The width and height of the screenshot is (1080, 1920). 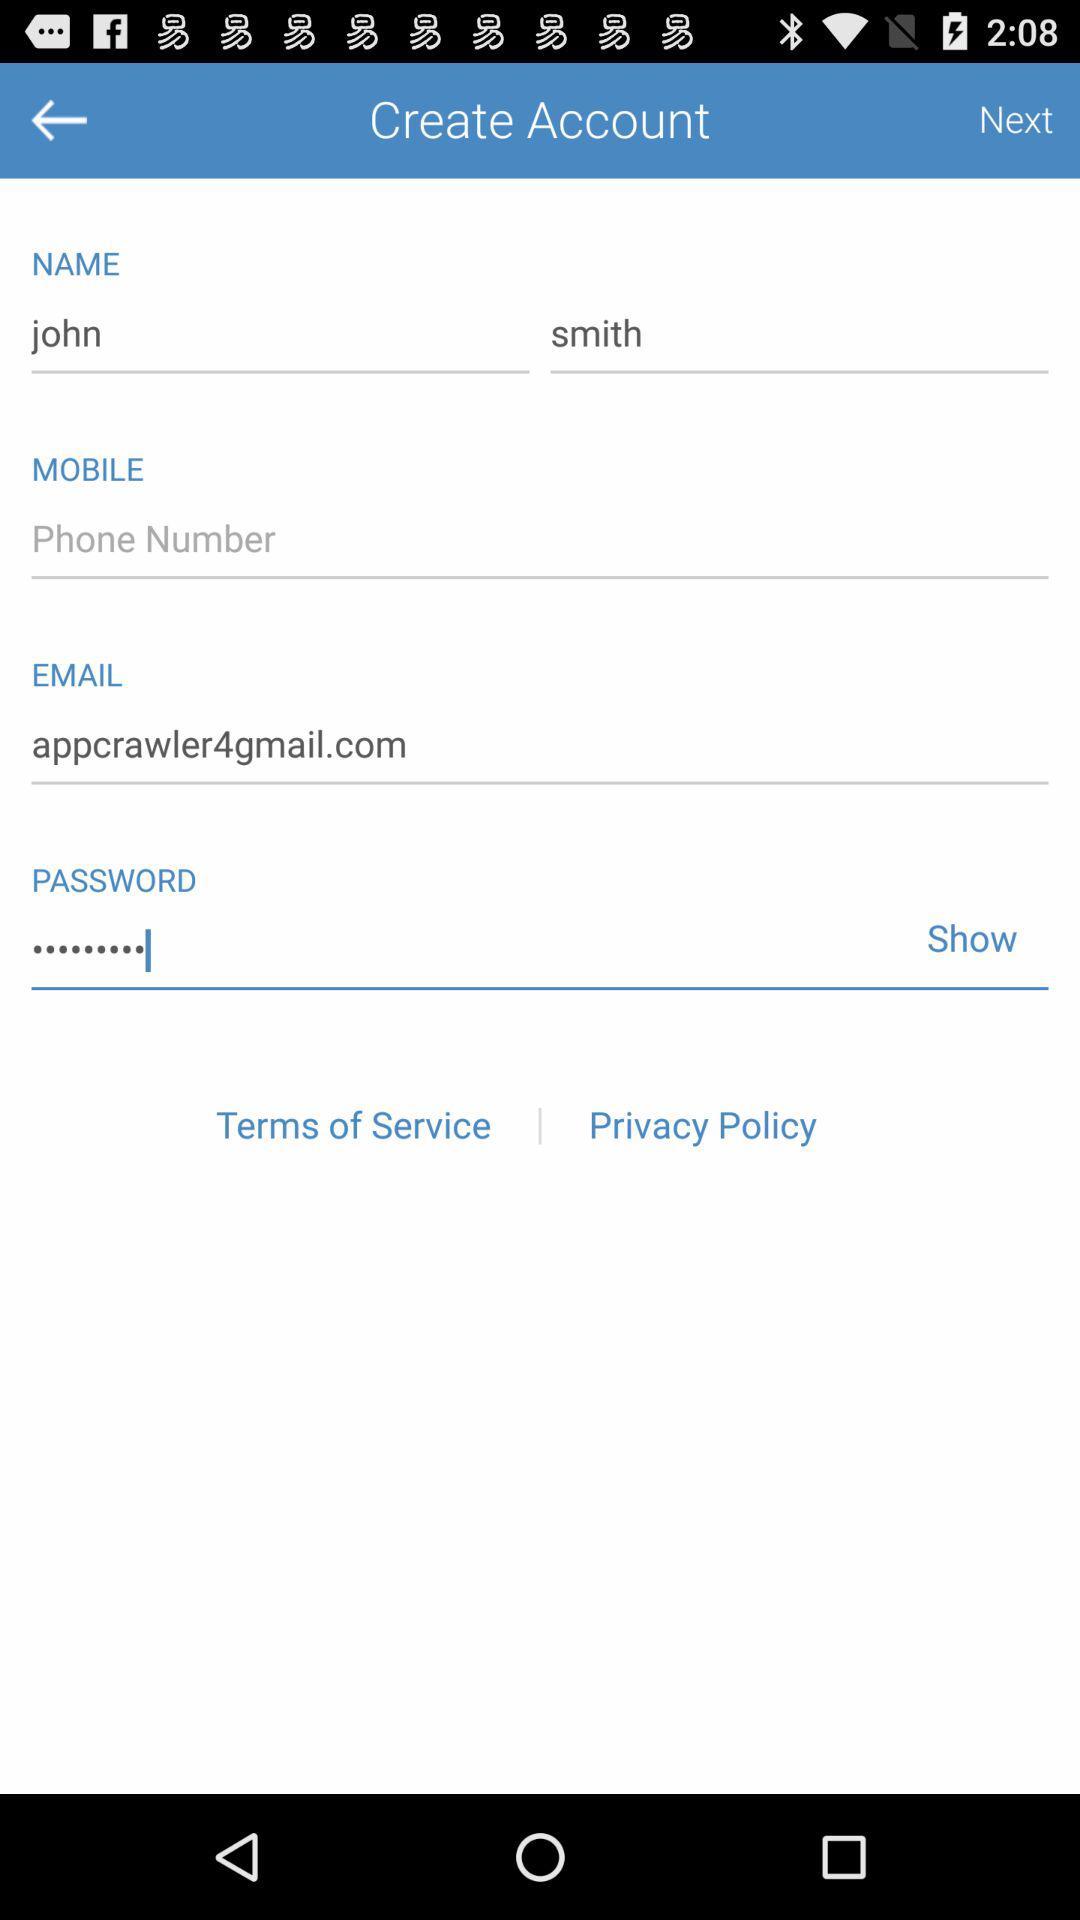 I want to click on button on the right, so click(x=963, y=928).